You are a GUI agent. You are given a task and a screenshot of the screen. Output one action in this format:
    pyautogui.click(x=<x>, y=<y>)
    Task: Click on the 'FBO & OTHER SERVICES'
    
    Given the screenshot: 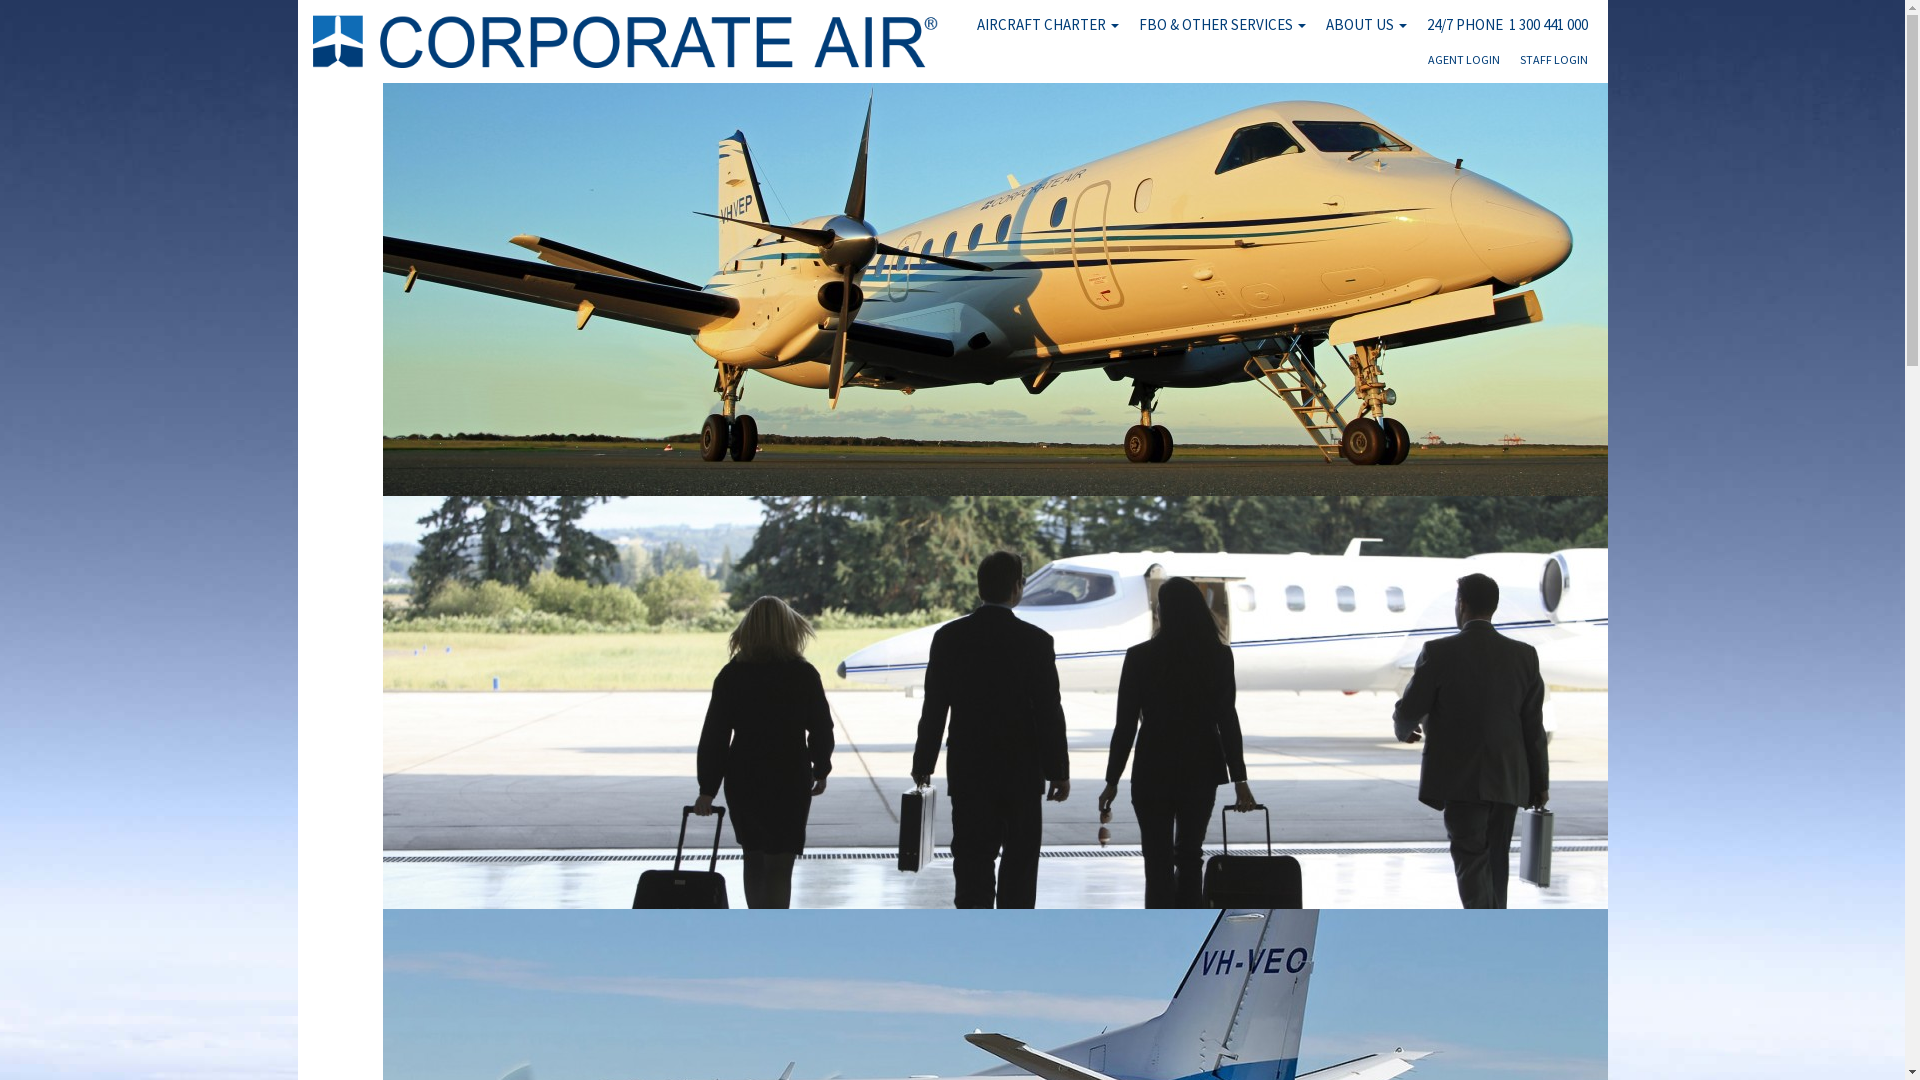 What is the action you would take?
    pyautogui.click(x=1220, y=24)
    